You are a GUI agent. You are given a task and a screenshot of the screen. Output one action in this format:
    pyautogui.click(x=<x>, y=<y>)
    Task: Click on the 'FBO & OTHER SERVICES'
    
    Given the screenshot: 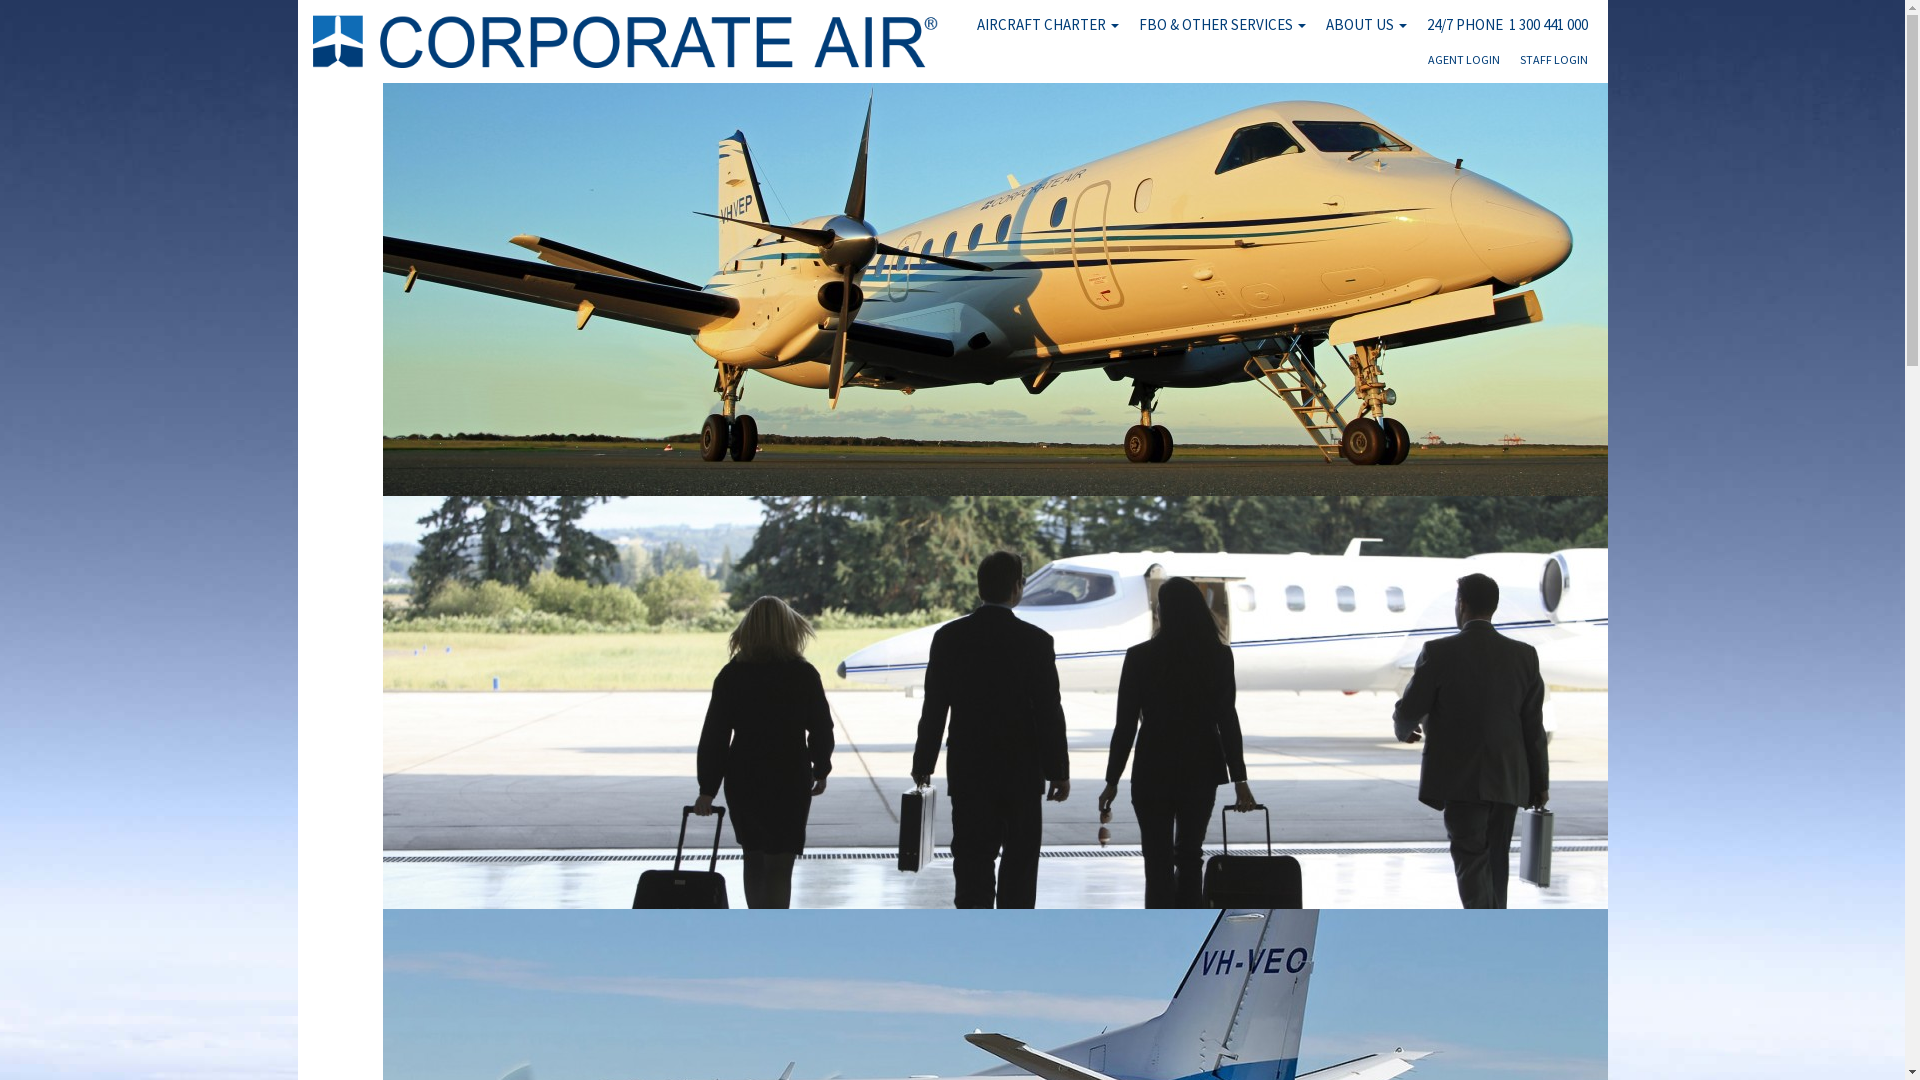 What is the action you would take?
    pyautogui.click(x=1220, y=24)
    